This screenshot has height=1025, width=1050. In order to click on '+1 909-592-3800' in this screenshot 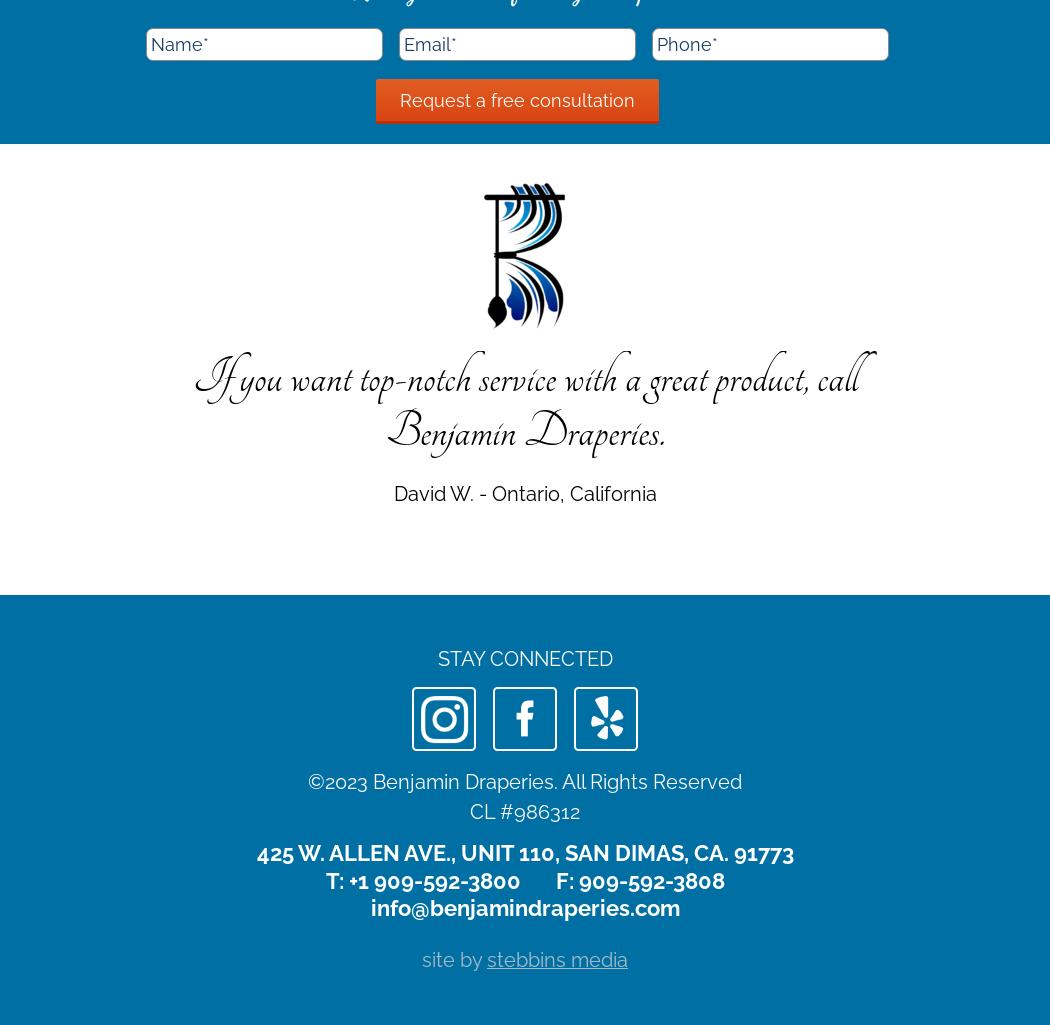, I will do `click(432, 880)`.